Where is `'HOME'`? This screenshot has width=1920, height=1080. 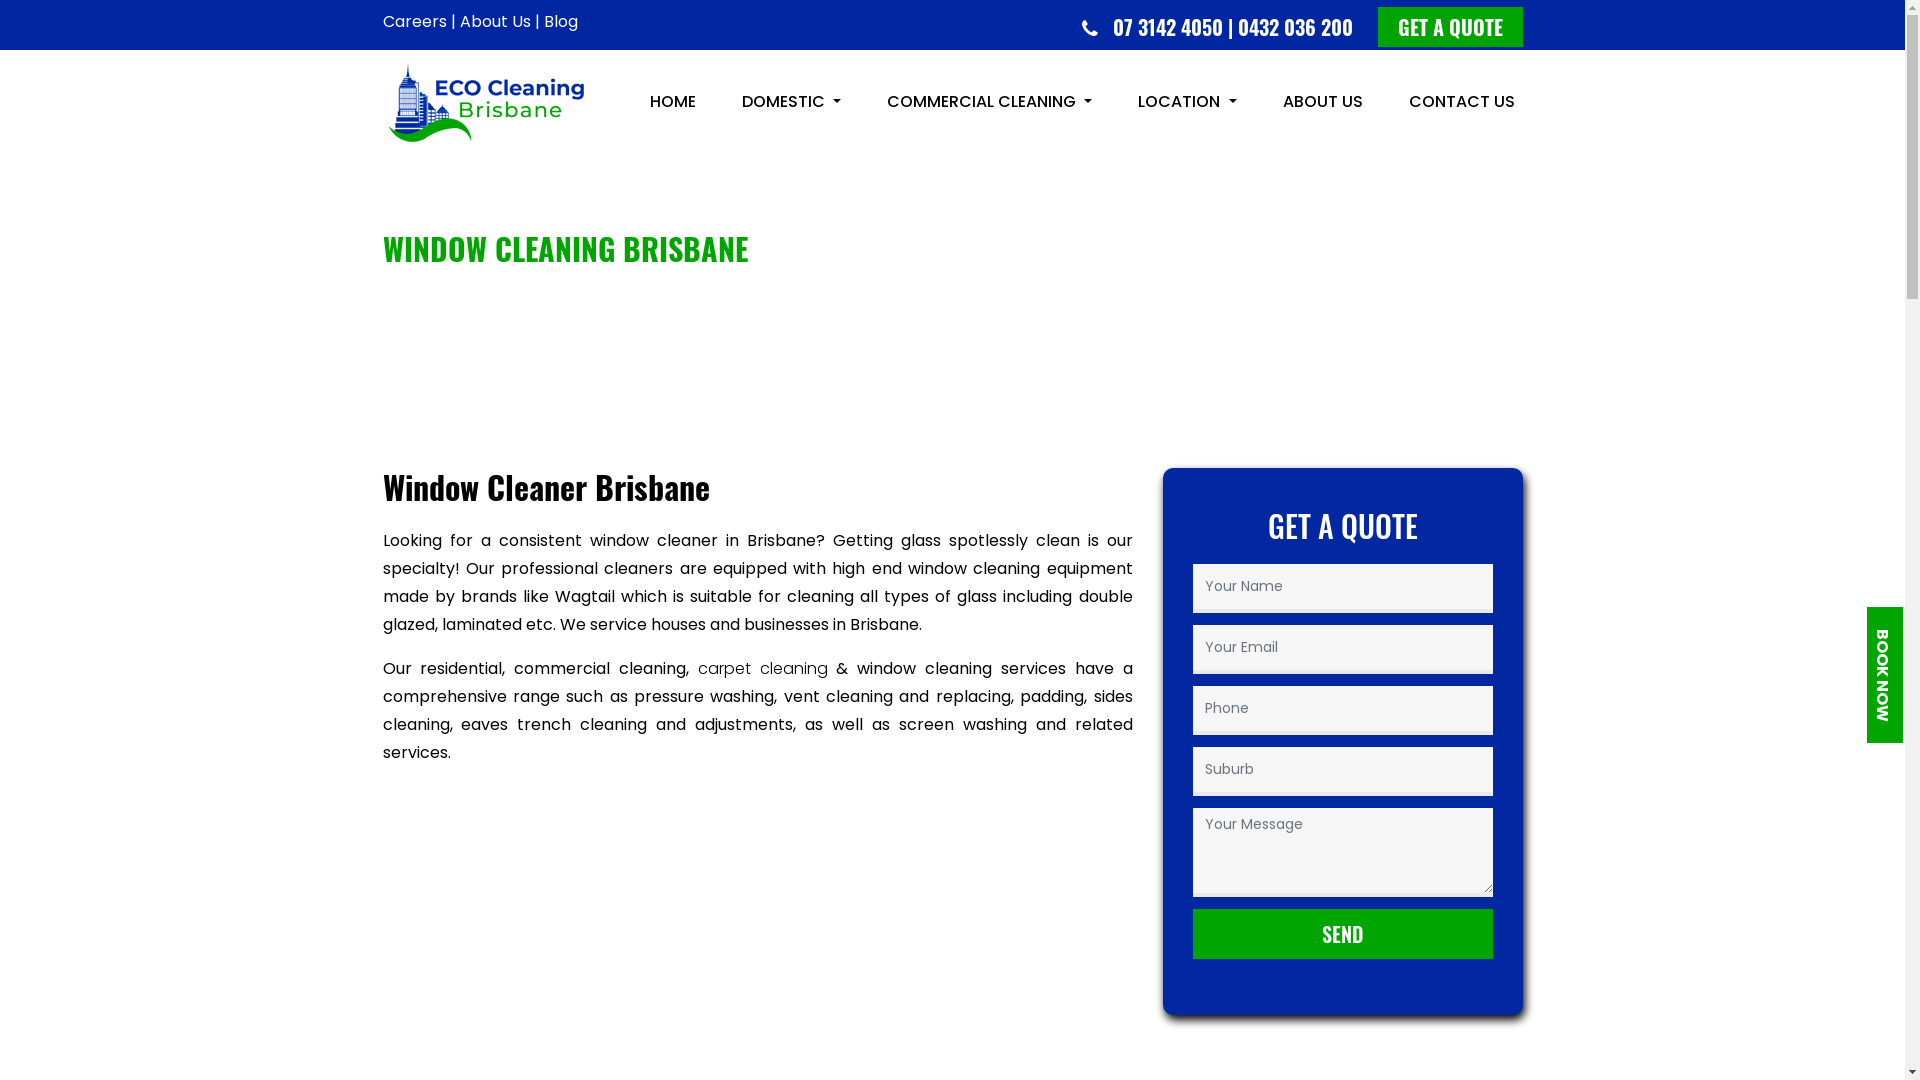
'HOME' is located at coordinates (642, 101).